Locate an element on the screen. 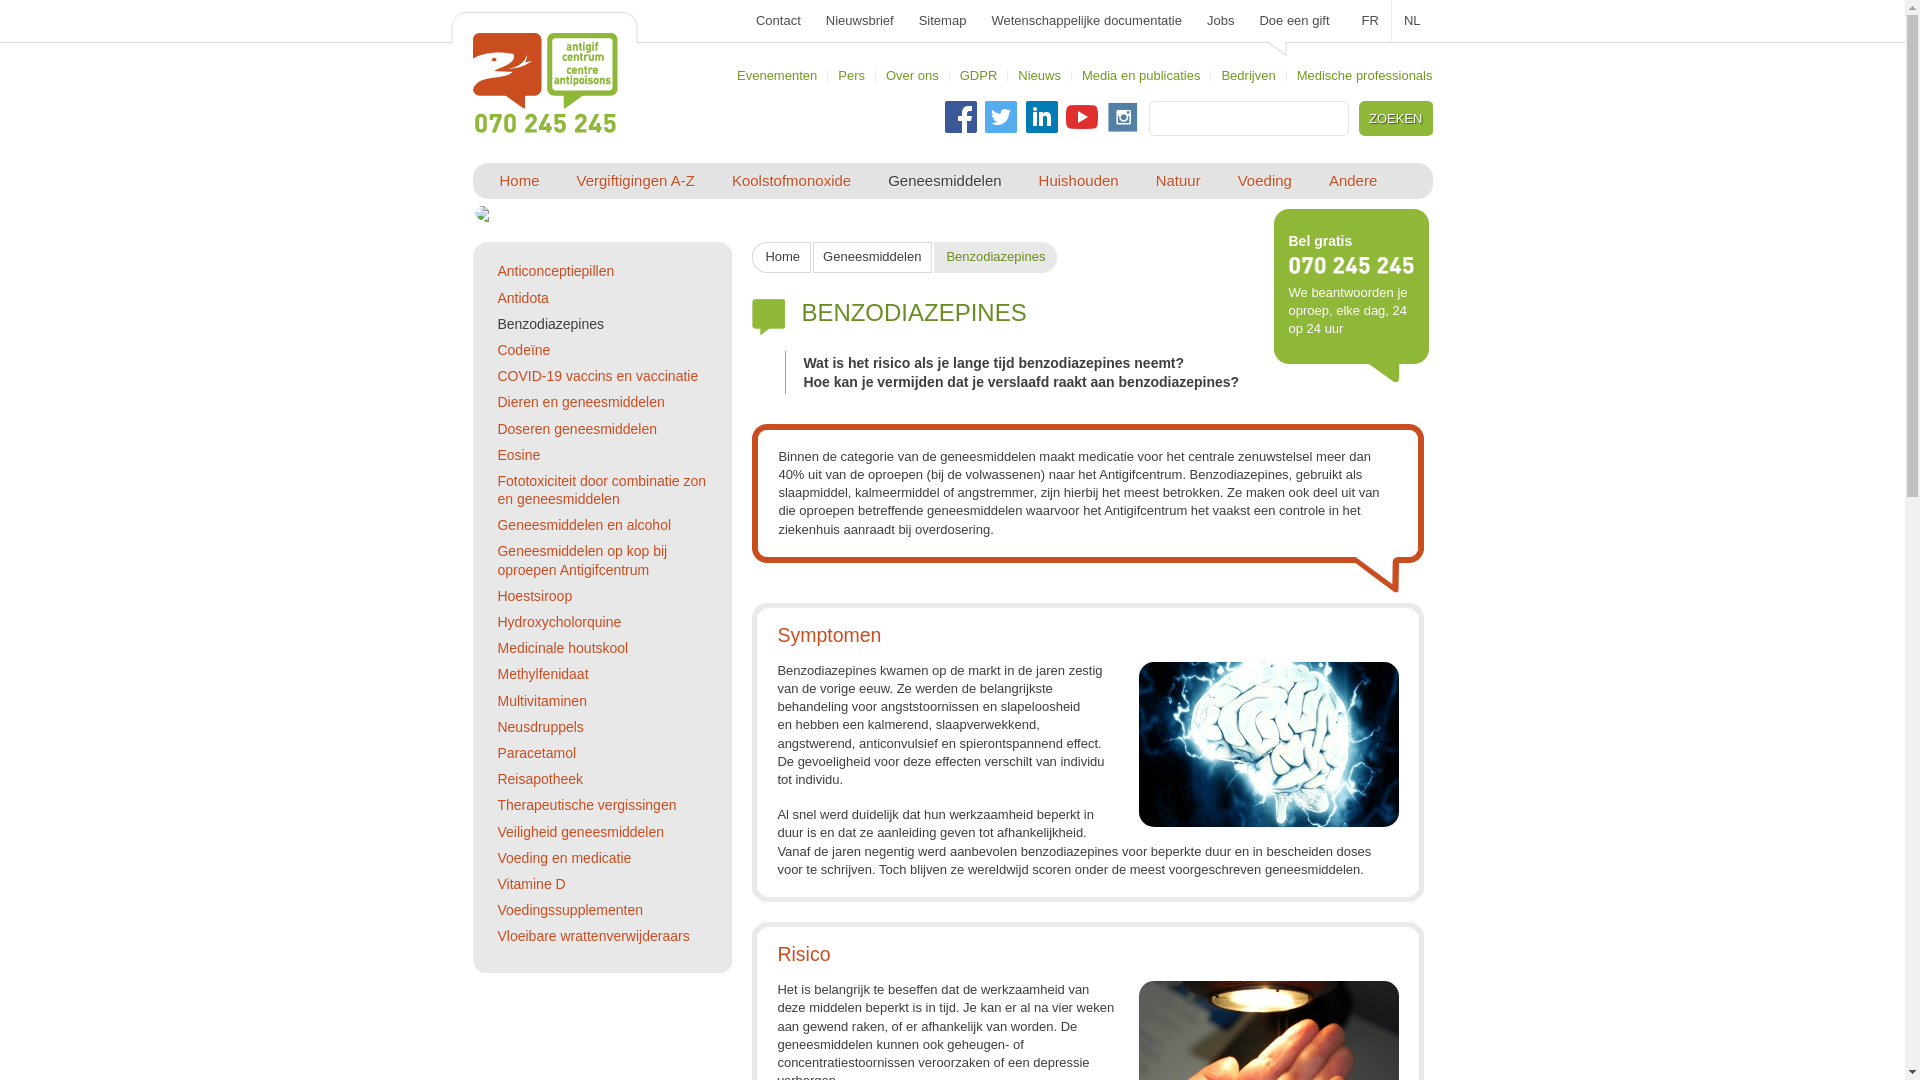 Image resolution: width=1920 pixels, height=1080 pixels. 'Hydroxycholorquine' is located at coordinates (558, 620).